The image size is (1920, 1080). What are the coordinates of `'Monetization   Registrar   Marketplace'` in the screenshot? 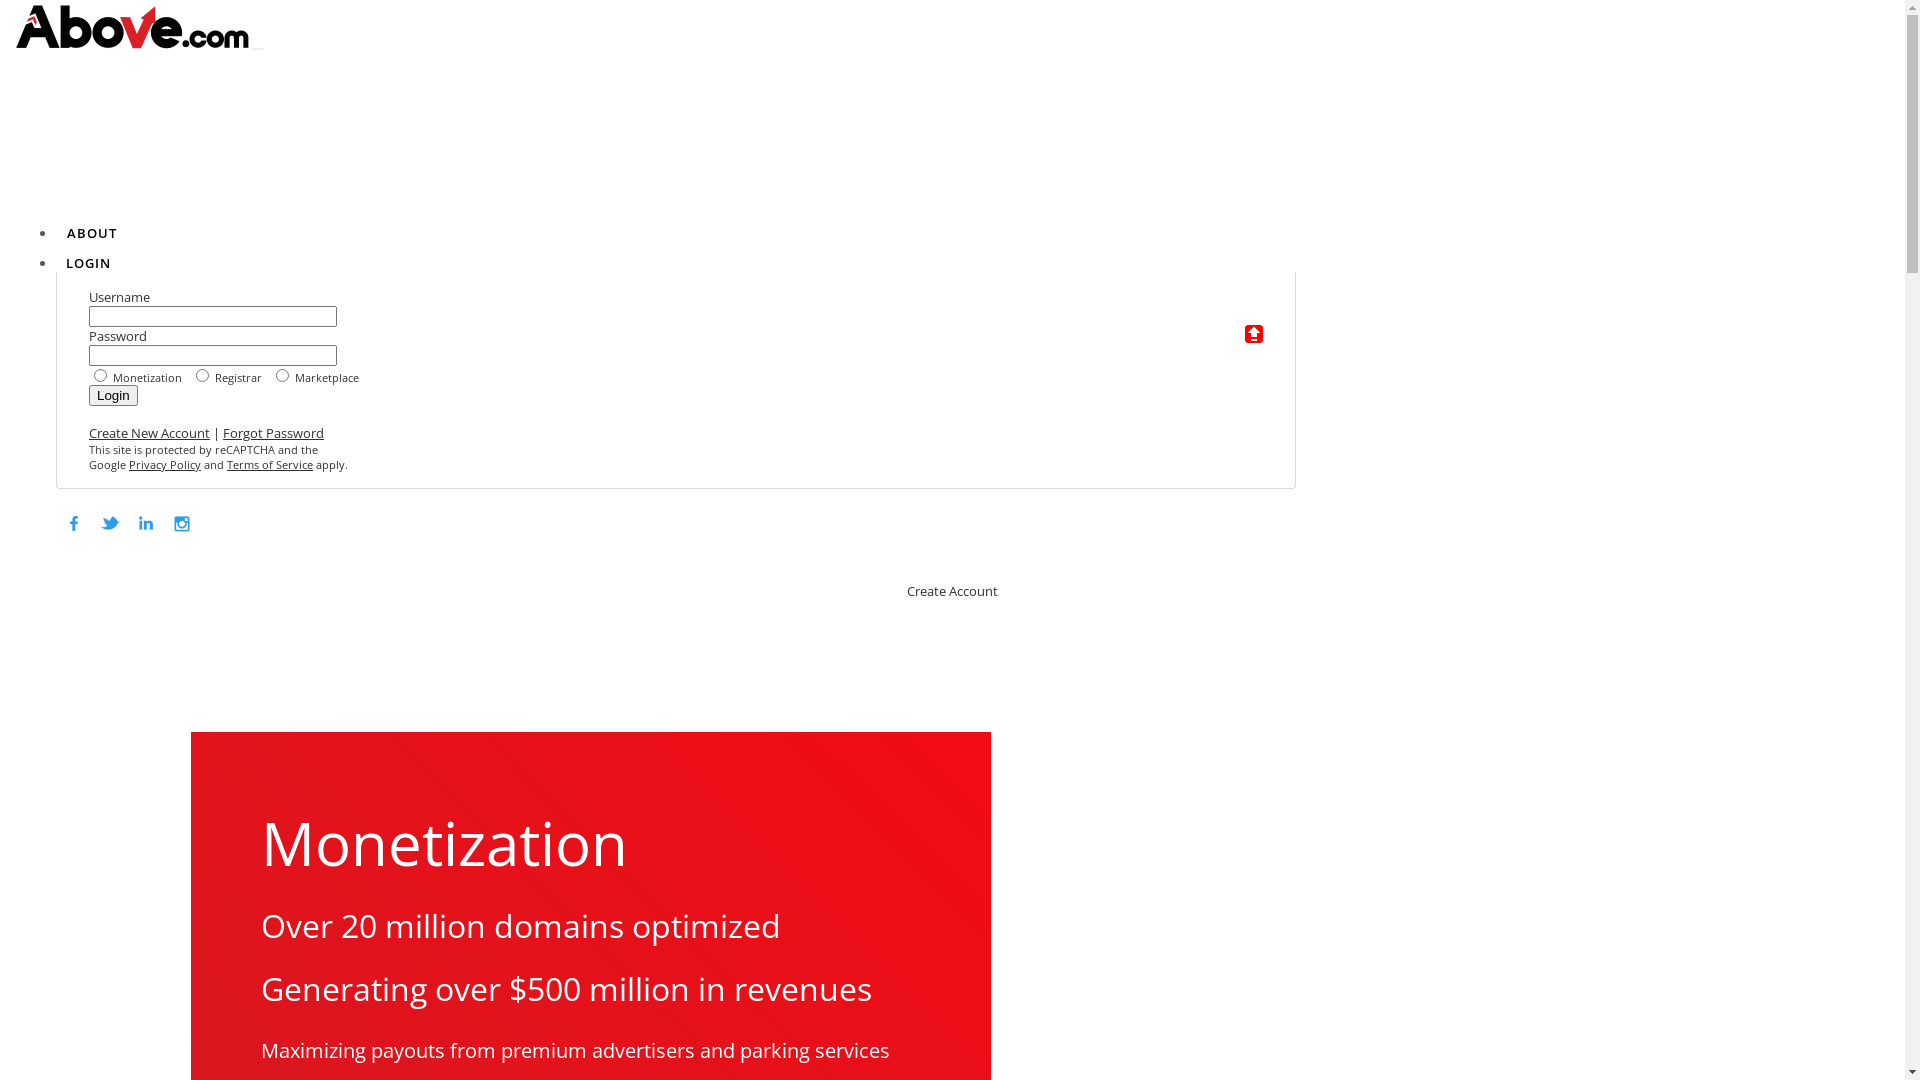 It's located at (88, 375).